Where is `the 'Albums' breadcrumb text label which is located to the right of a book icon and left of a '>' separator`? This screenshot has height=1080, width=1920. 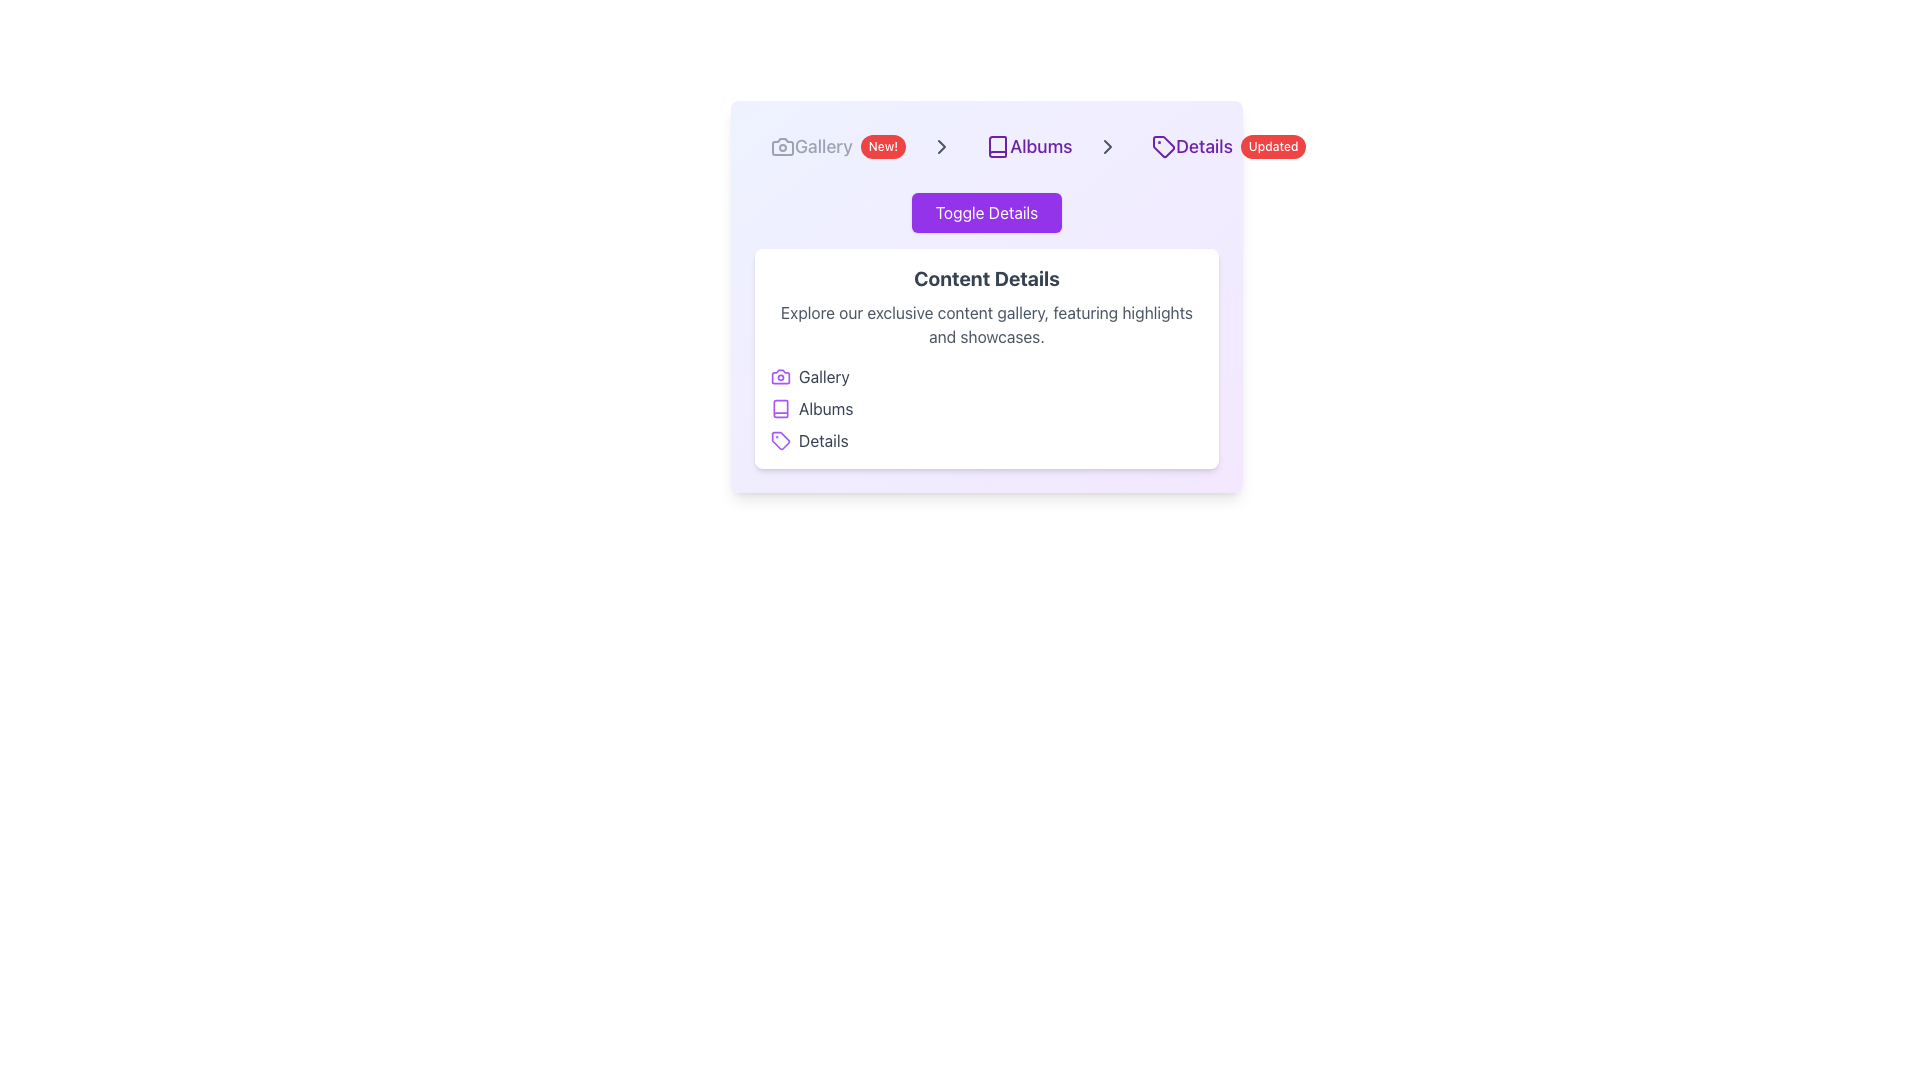 the 'Albums' breadcrumb text label which is located to the right of a book icon and left of a '>' separator is located at coordinates (1040, 145).